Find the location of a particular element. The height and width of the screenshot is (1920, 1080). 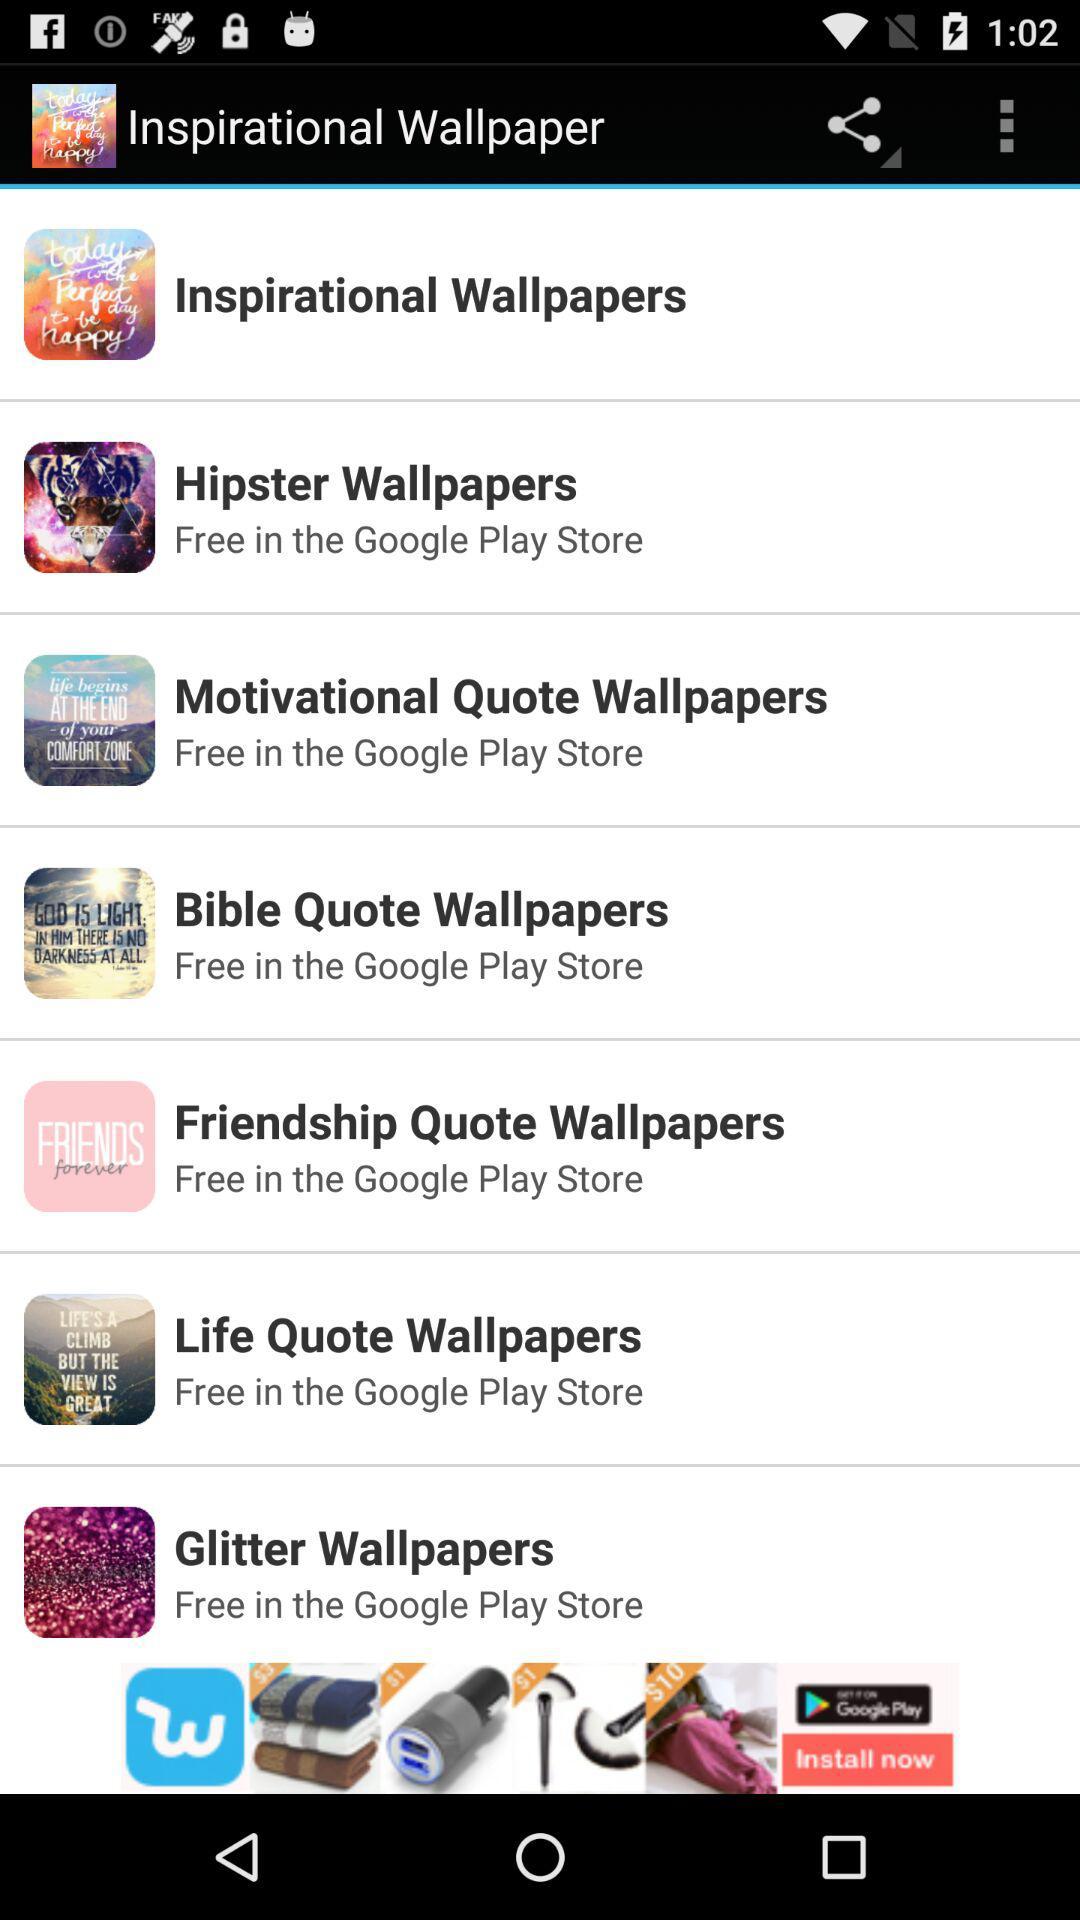

advertisement is located at coordinates (540, 1727).